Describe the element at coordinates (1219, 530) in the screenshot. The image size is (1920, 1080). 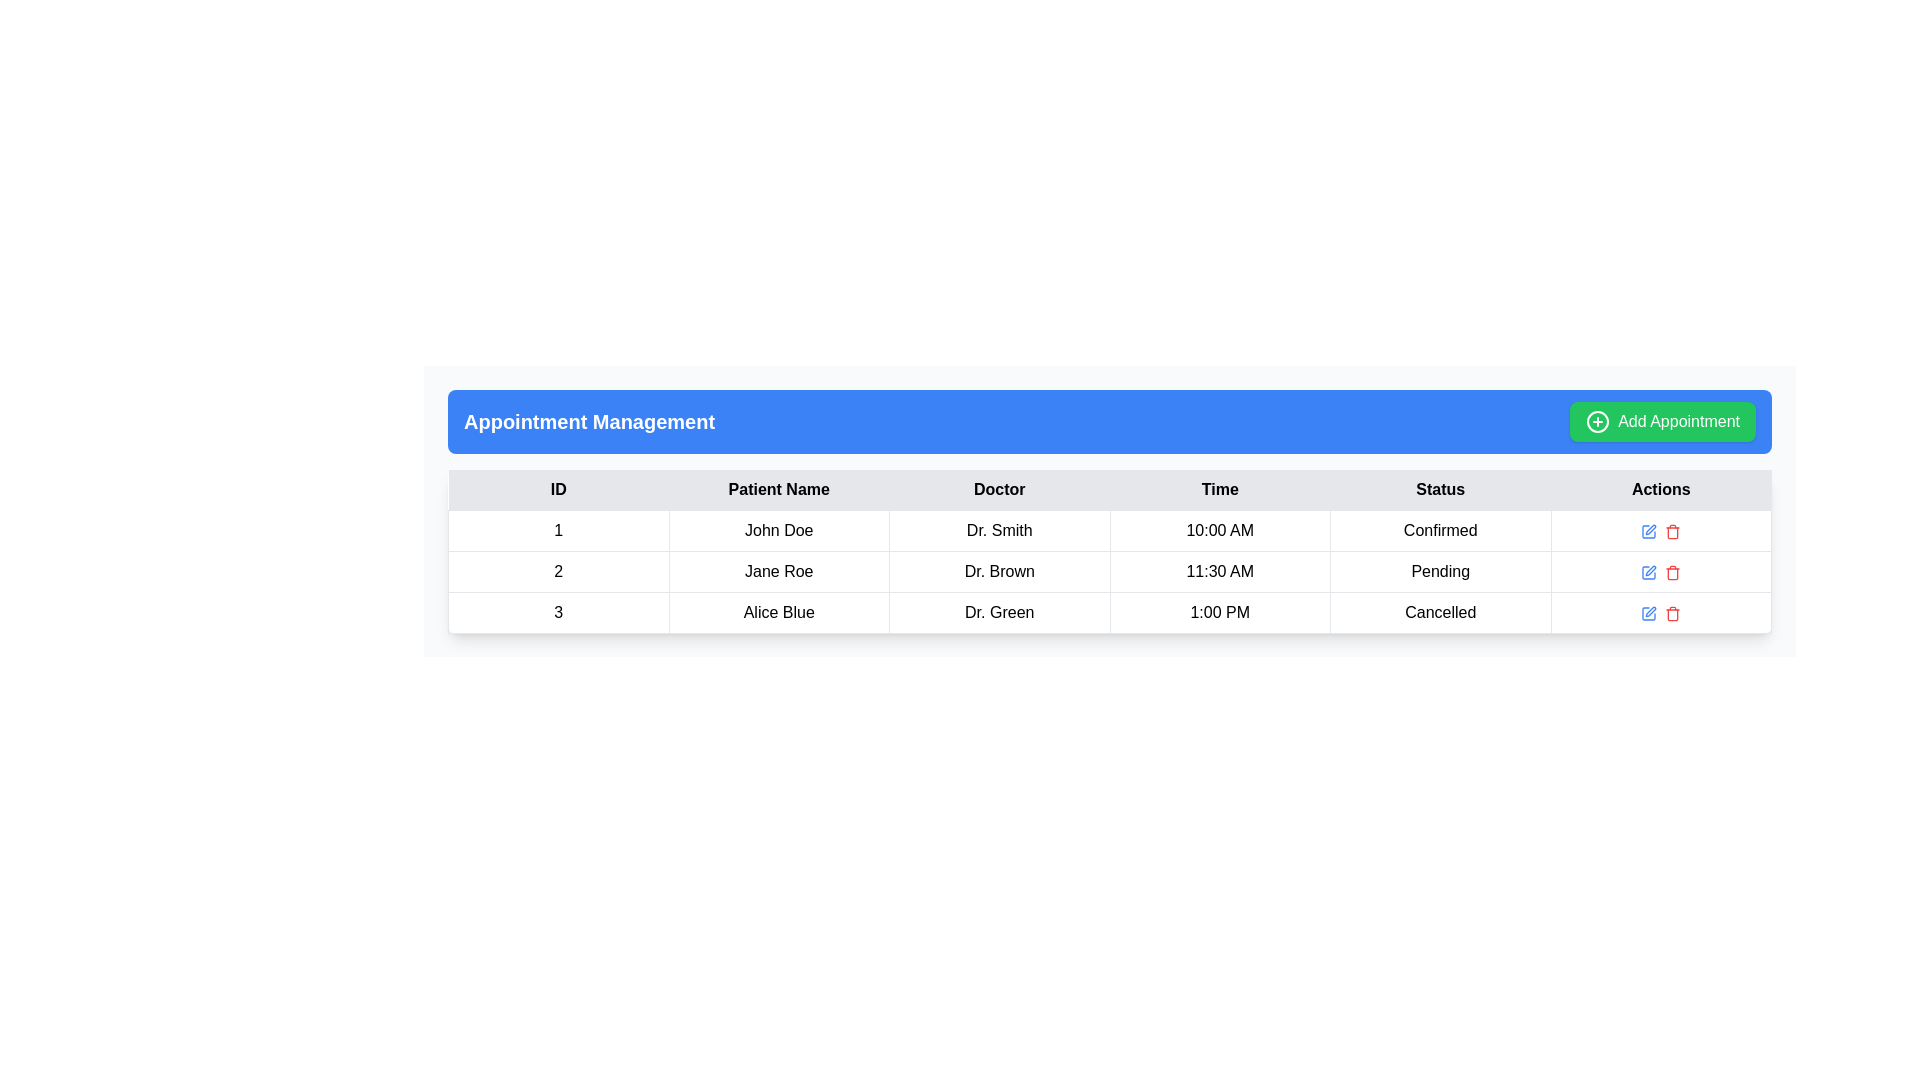
I see `the text display showing '10:00 AM' in the 'Time' column of the grid structure, which is positioned in the fourth cell of the first row` at that location.